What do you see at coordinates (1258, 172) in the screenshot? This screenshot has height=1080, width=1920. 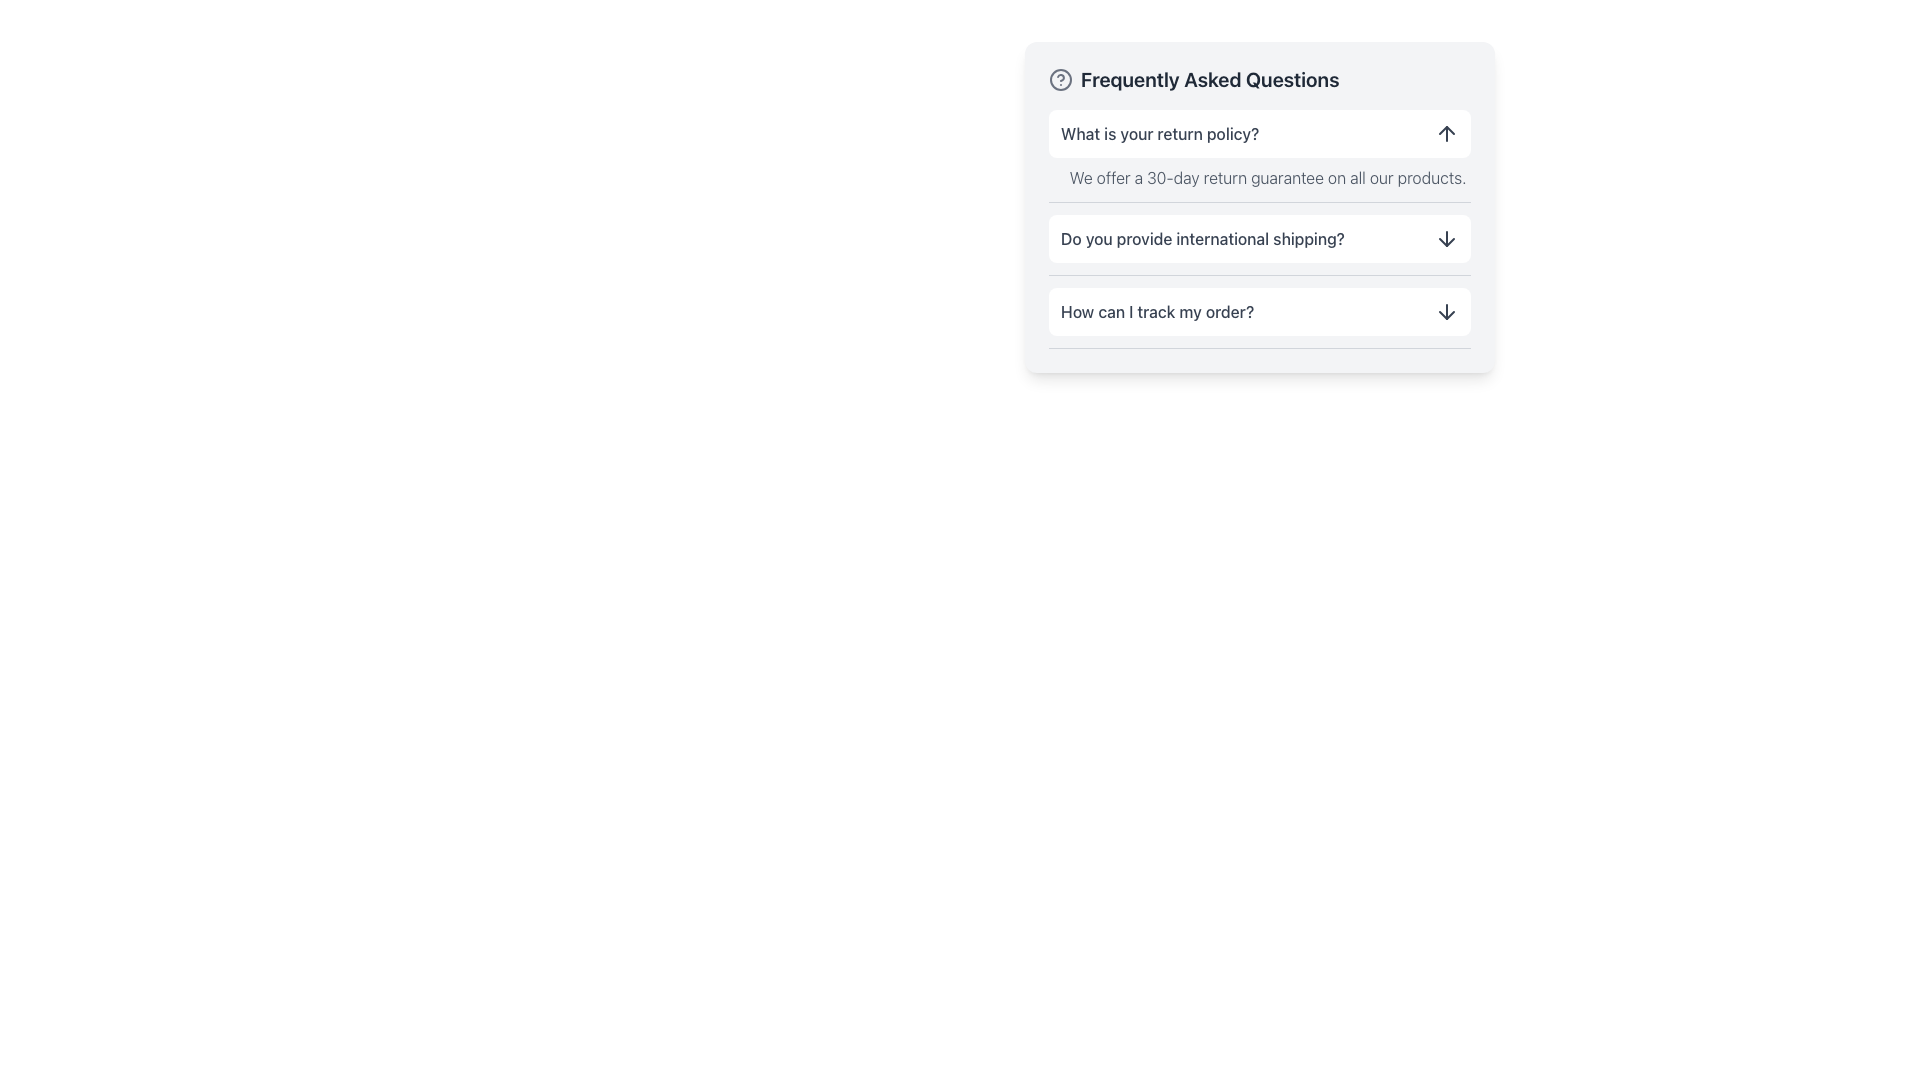 I see `the text element that states 'We offer a 30-day return guarantee on all our products.' positioned below the question 'What is your return policy?' in the FAQ section` at bounding box center [1258, 172].